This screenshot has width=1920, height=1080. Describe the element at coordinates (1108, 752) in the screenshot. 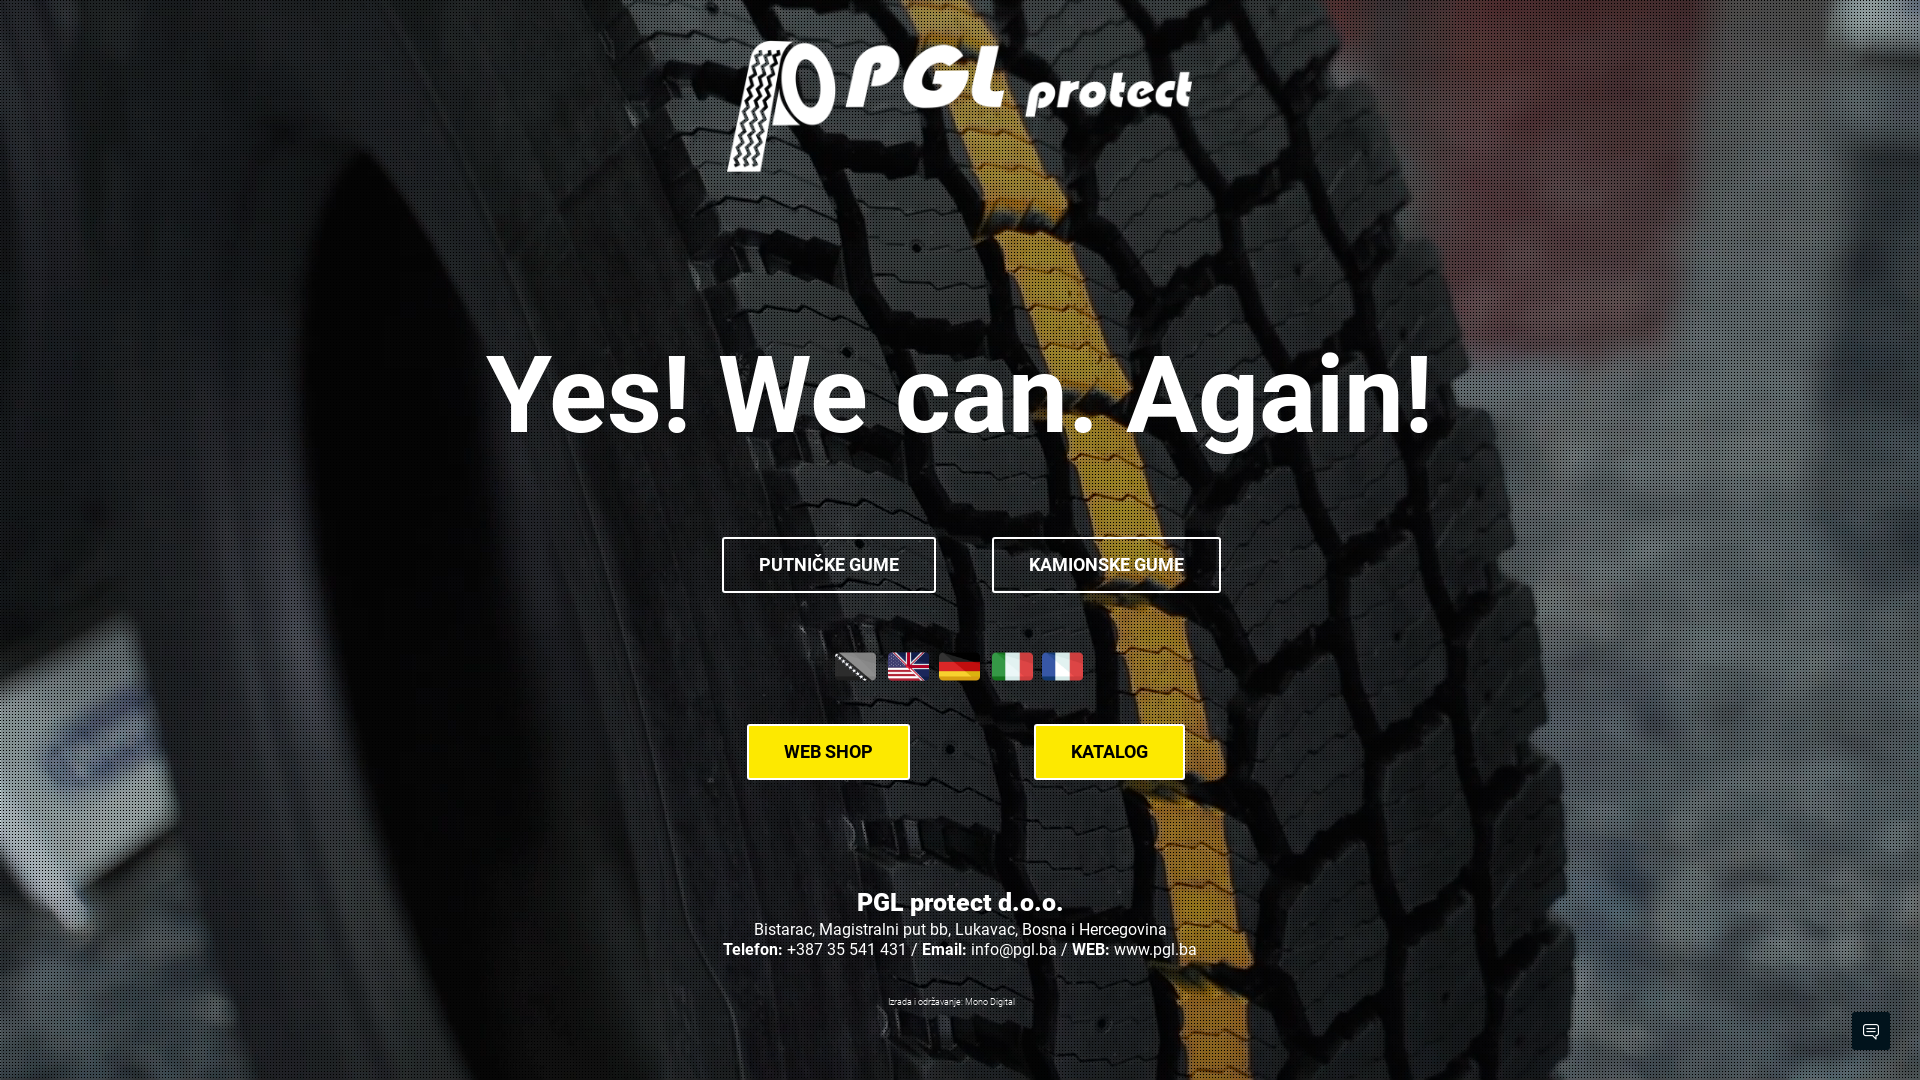

I see `'KATALOG'` at that location.